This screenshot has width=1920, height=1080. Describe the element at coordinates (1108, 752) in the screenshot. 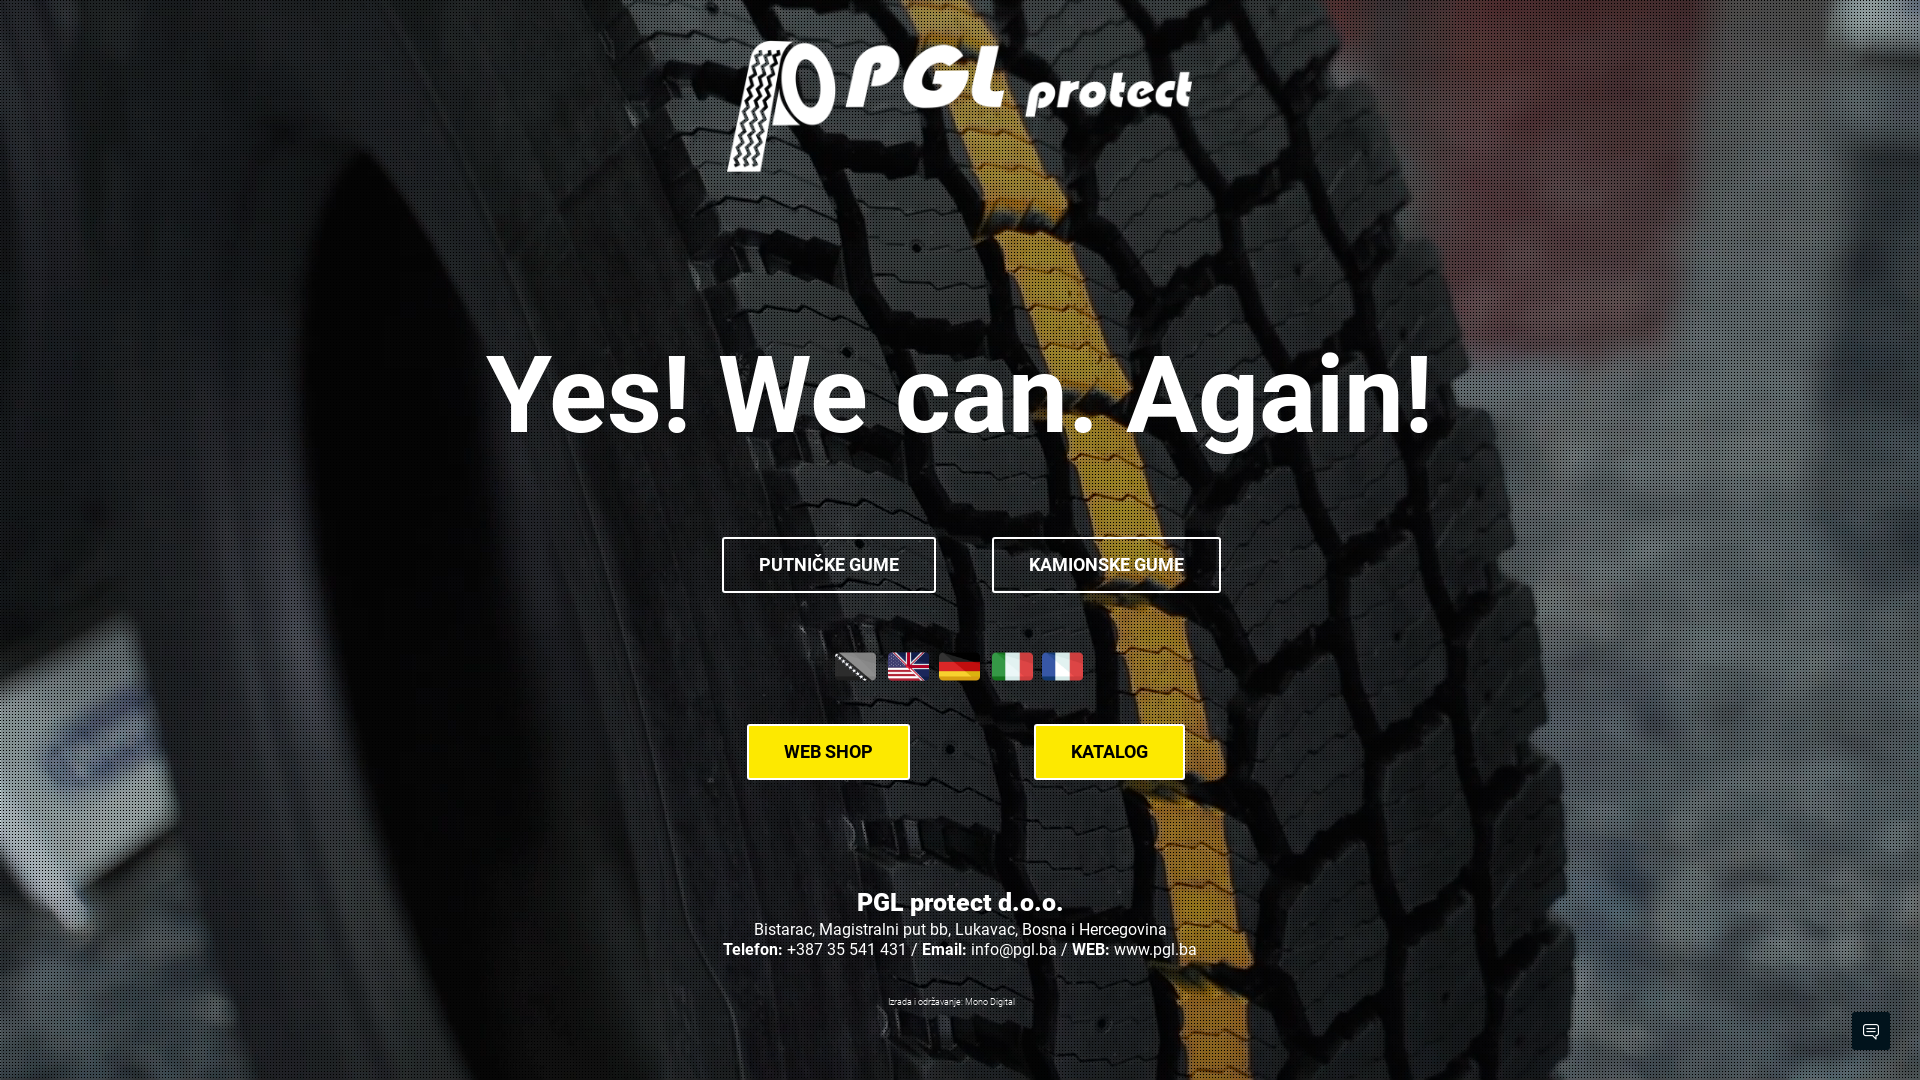

I see `'KATALOG'` at that location.